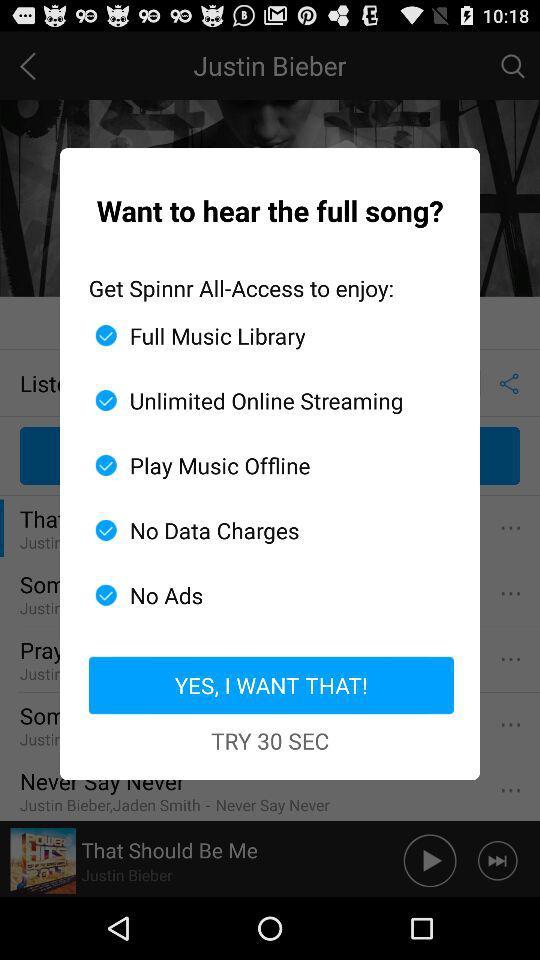 This screenshot has width=540, height=960. What do you see at coordinates (262, 595) in the screenshot?
I see `the no ads app` at bounding box center [262, 595].